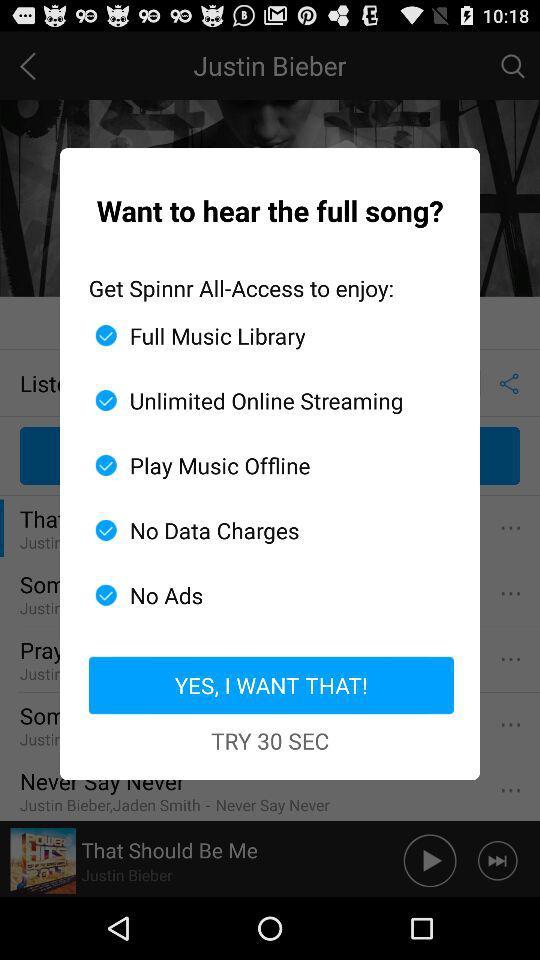 This screenshot has width=540, height=960. What do you see at coordinates (262, 595) in the screenshot?
I see `the no ads app` at bounding box center [262, 595].